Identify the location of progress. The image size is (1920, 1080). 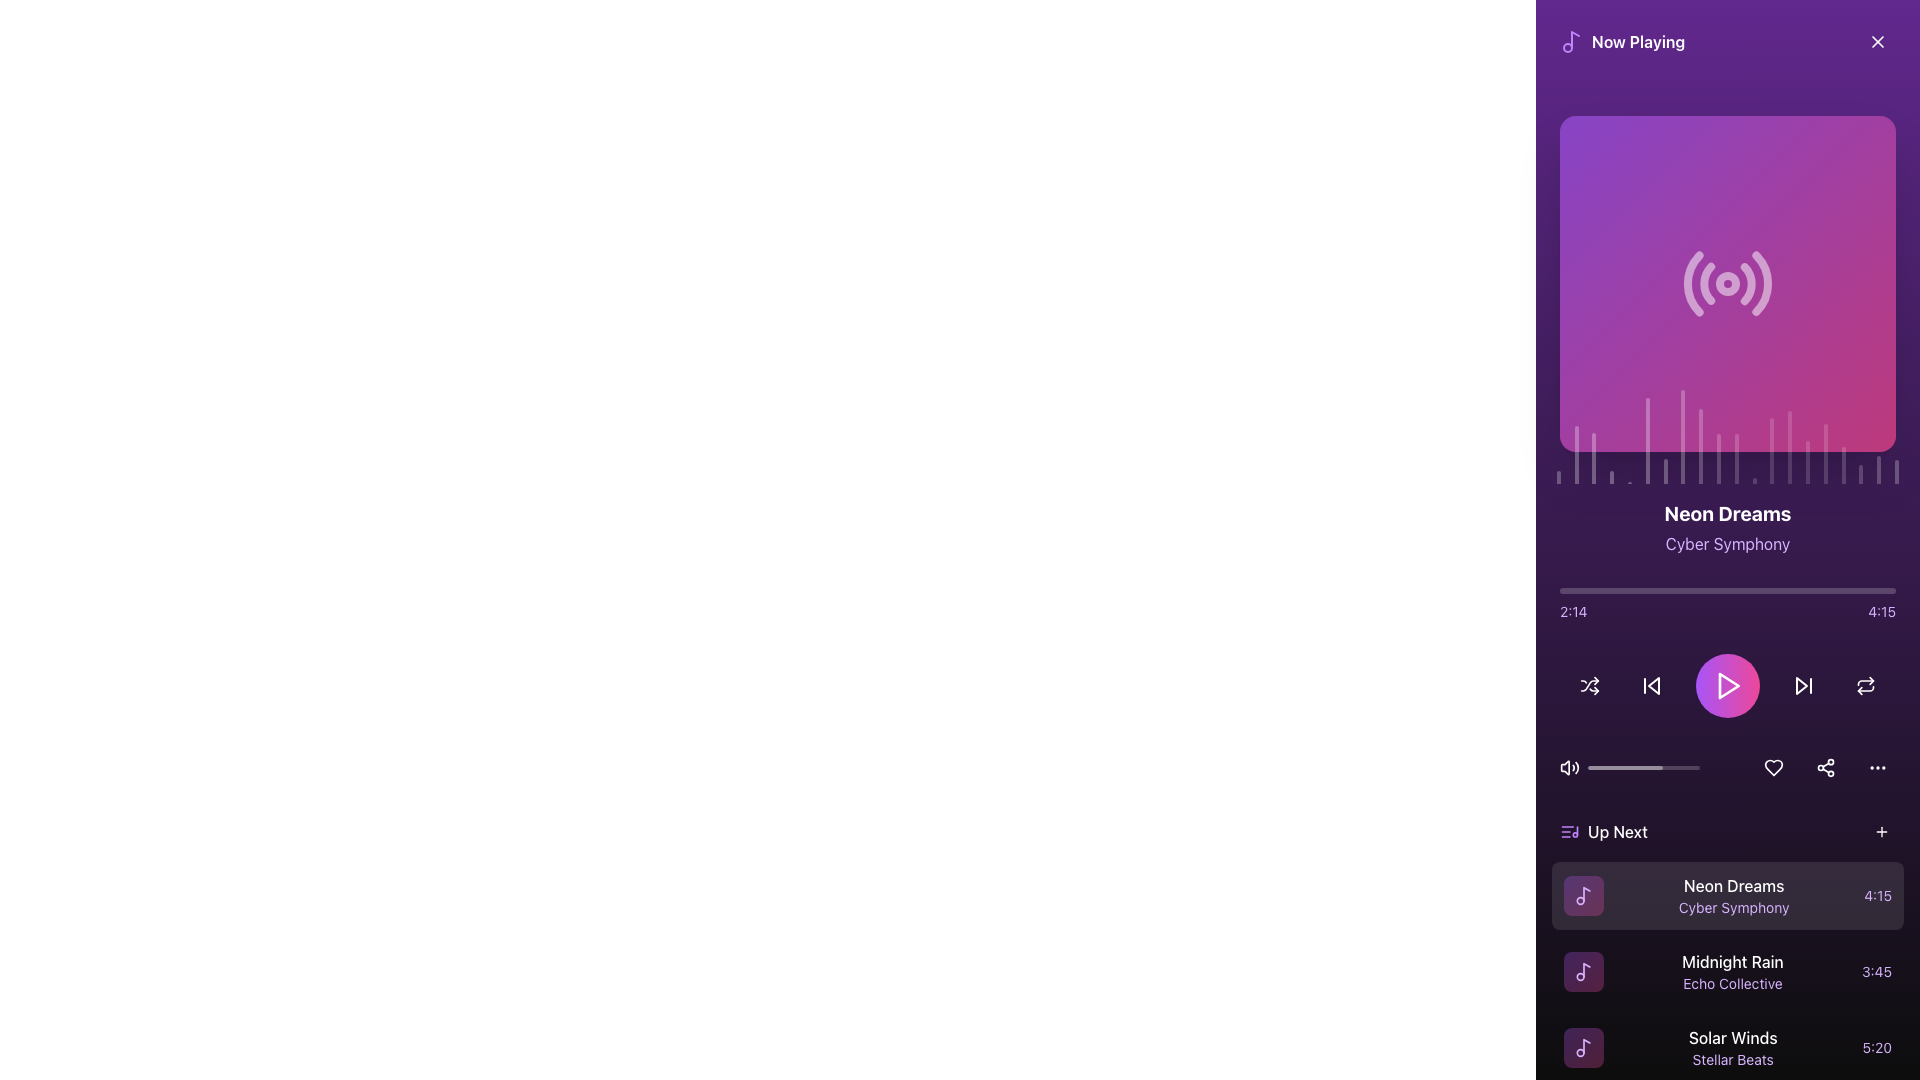
(1811, 589).